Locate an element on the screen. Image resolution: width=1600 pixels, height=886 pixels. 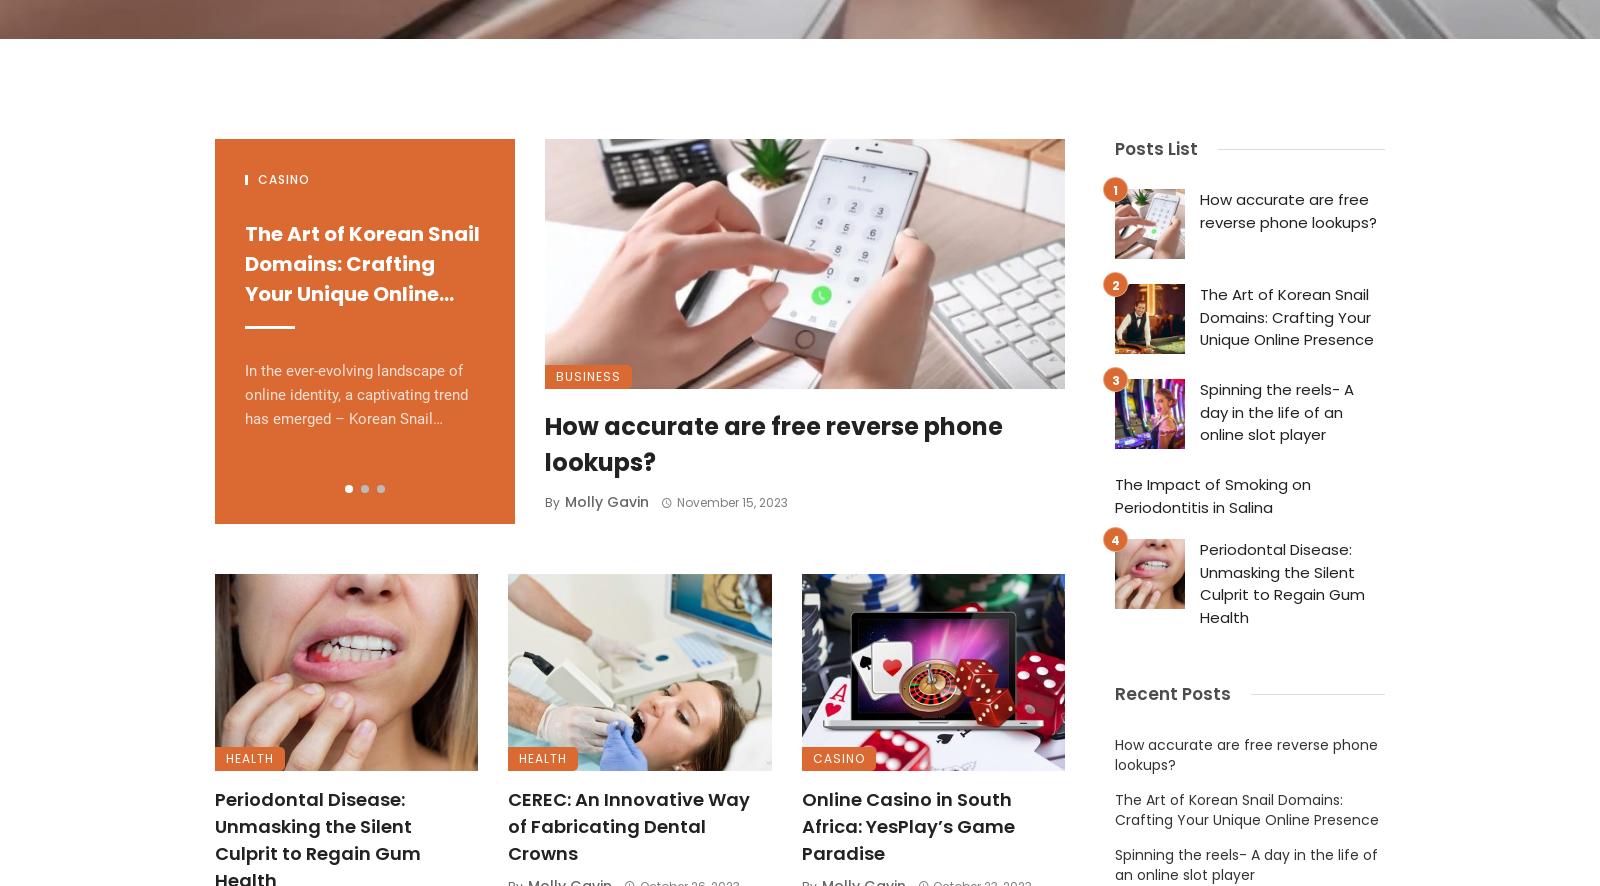
'Salina, Kansas, is a city that cherishes citizens’ health and well-being. It is known for its beautiful ...' is located at coordinates (963, 394).